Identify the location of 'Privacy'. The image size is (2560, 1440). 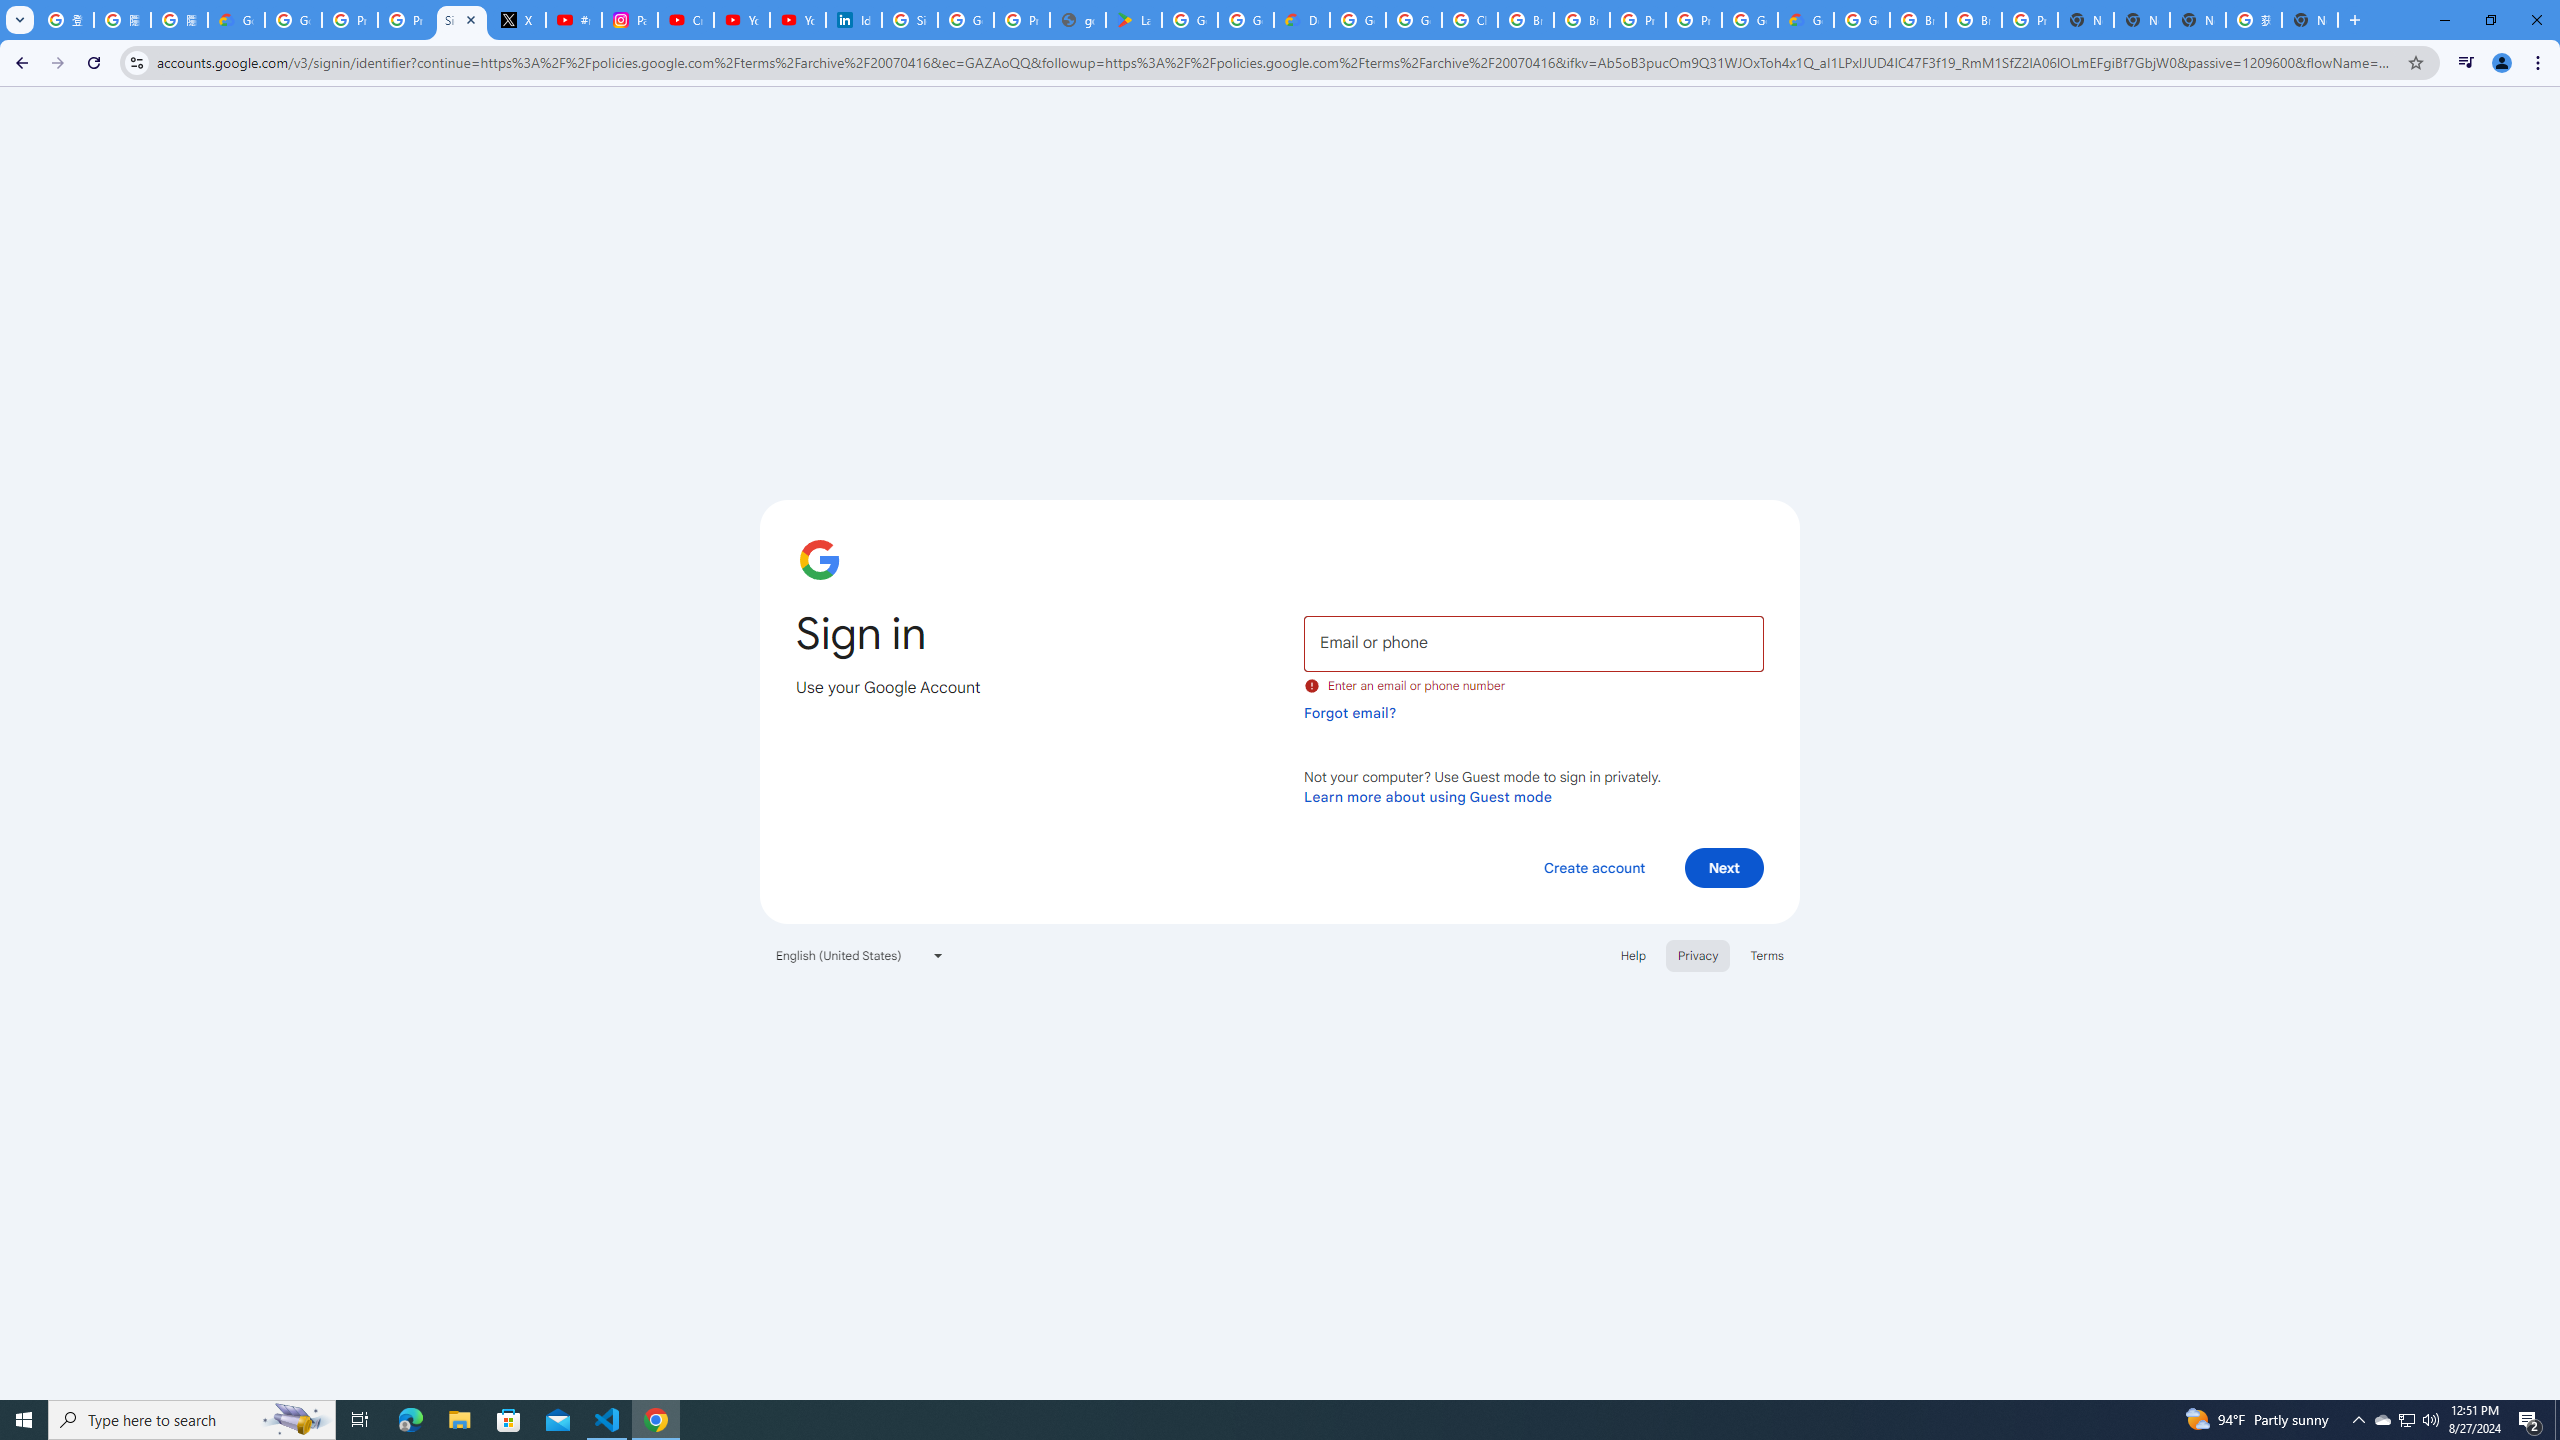
(1696, 954).